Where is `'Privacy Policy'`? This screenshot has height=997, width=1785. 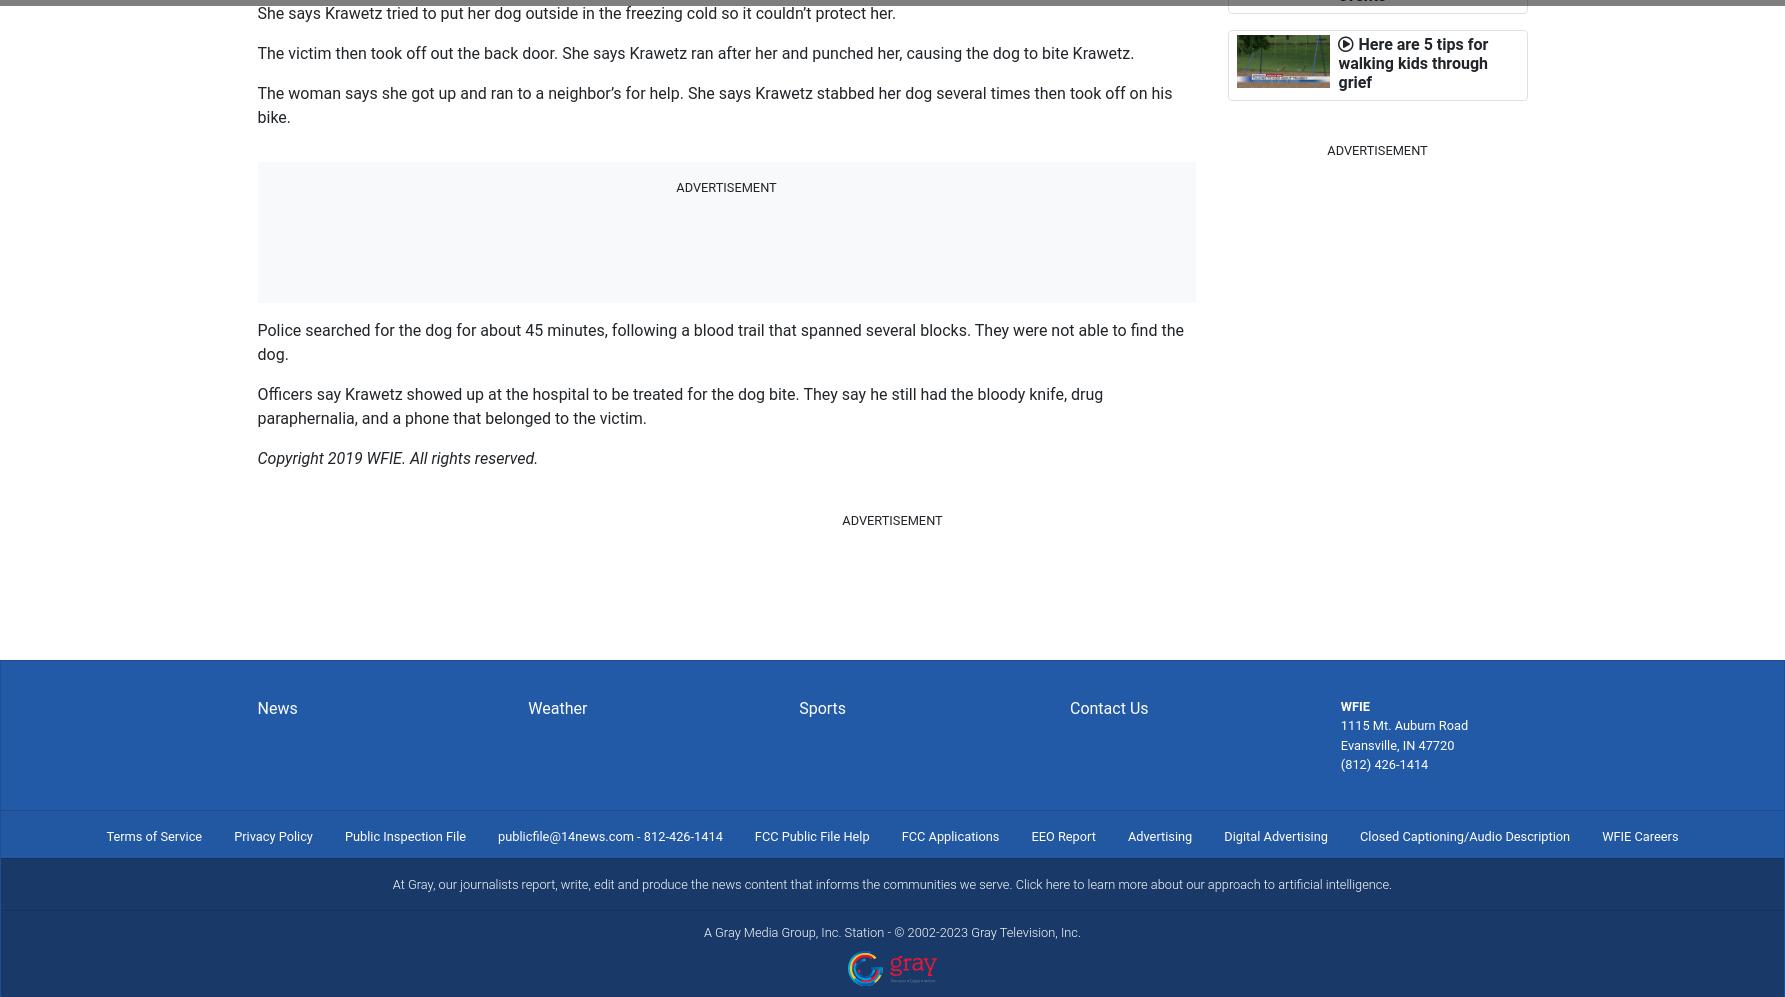 'Privacy Policy' is located at coordinates (272, 836).